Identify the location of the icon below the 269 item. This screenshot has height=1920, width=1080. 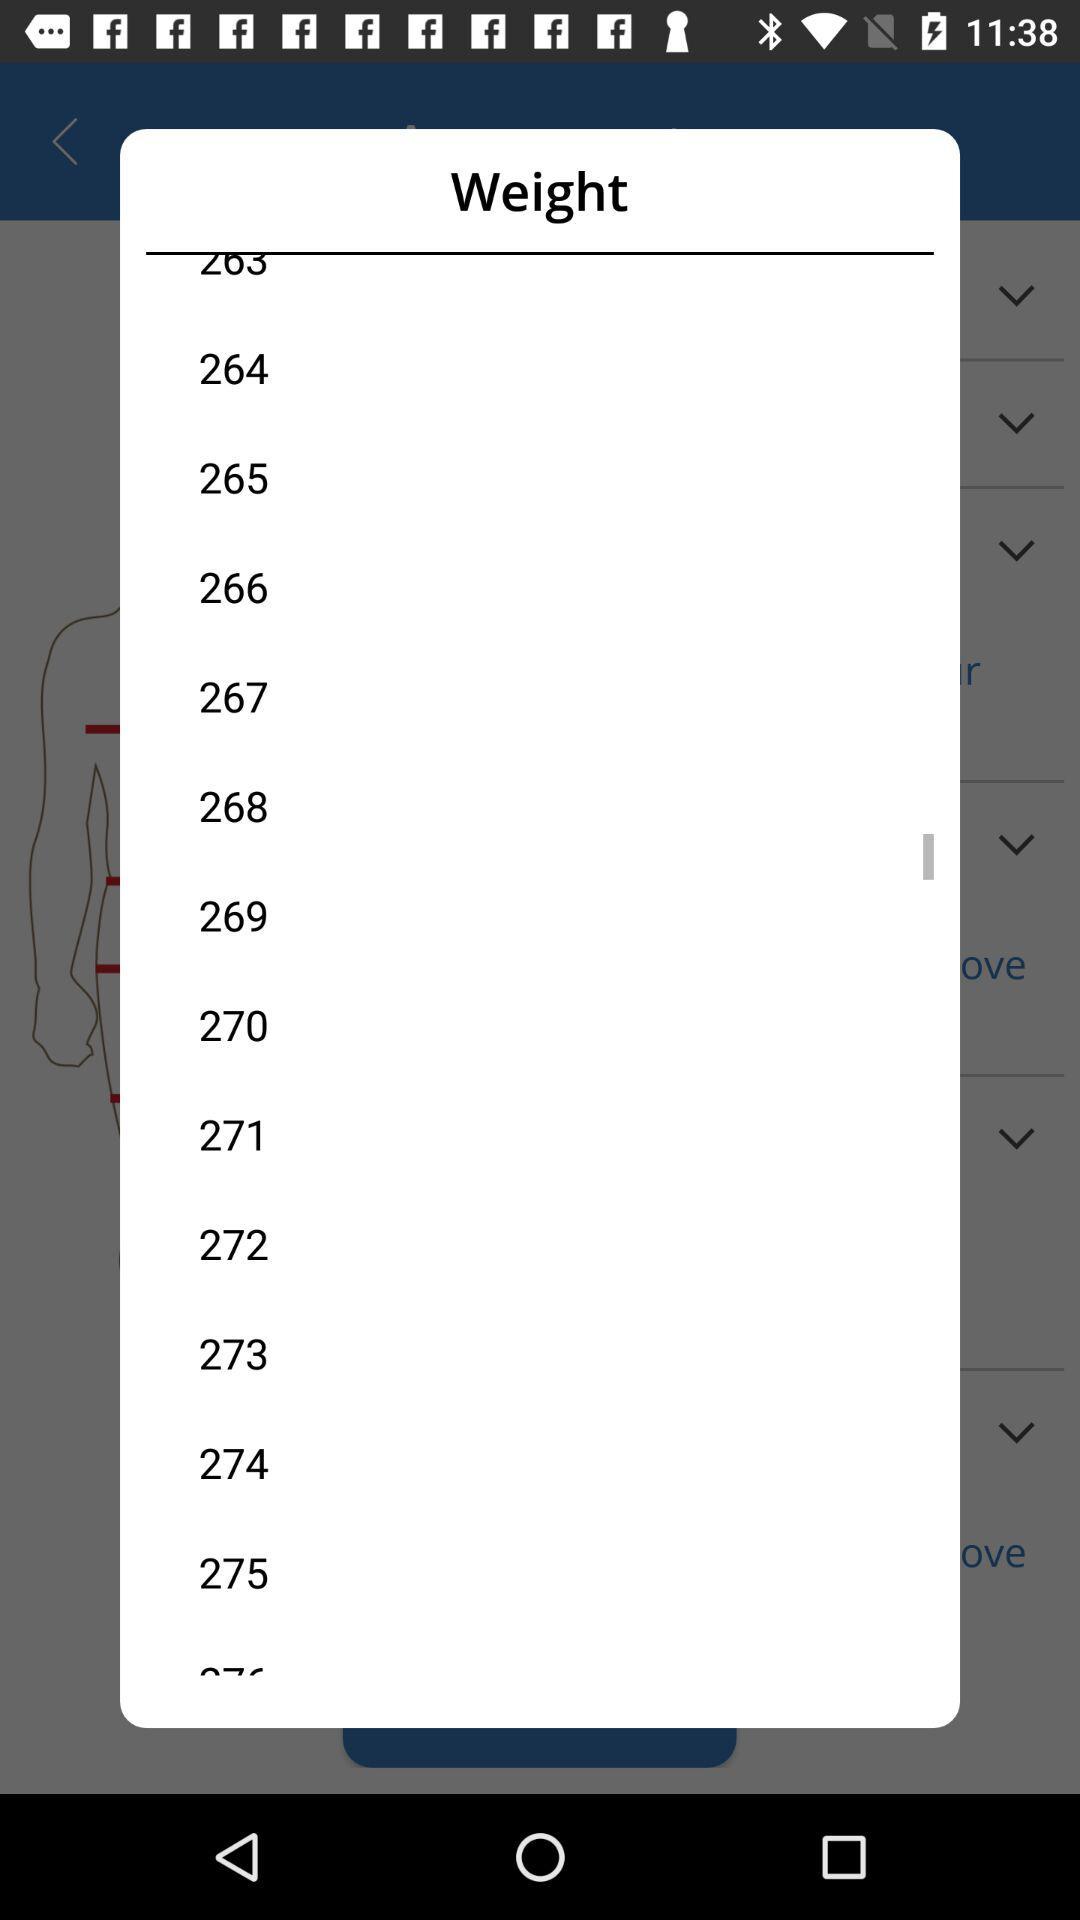
(369, 1024).